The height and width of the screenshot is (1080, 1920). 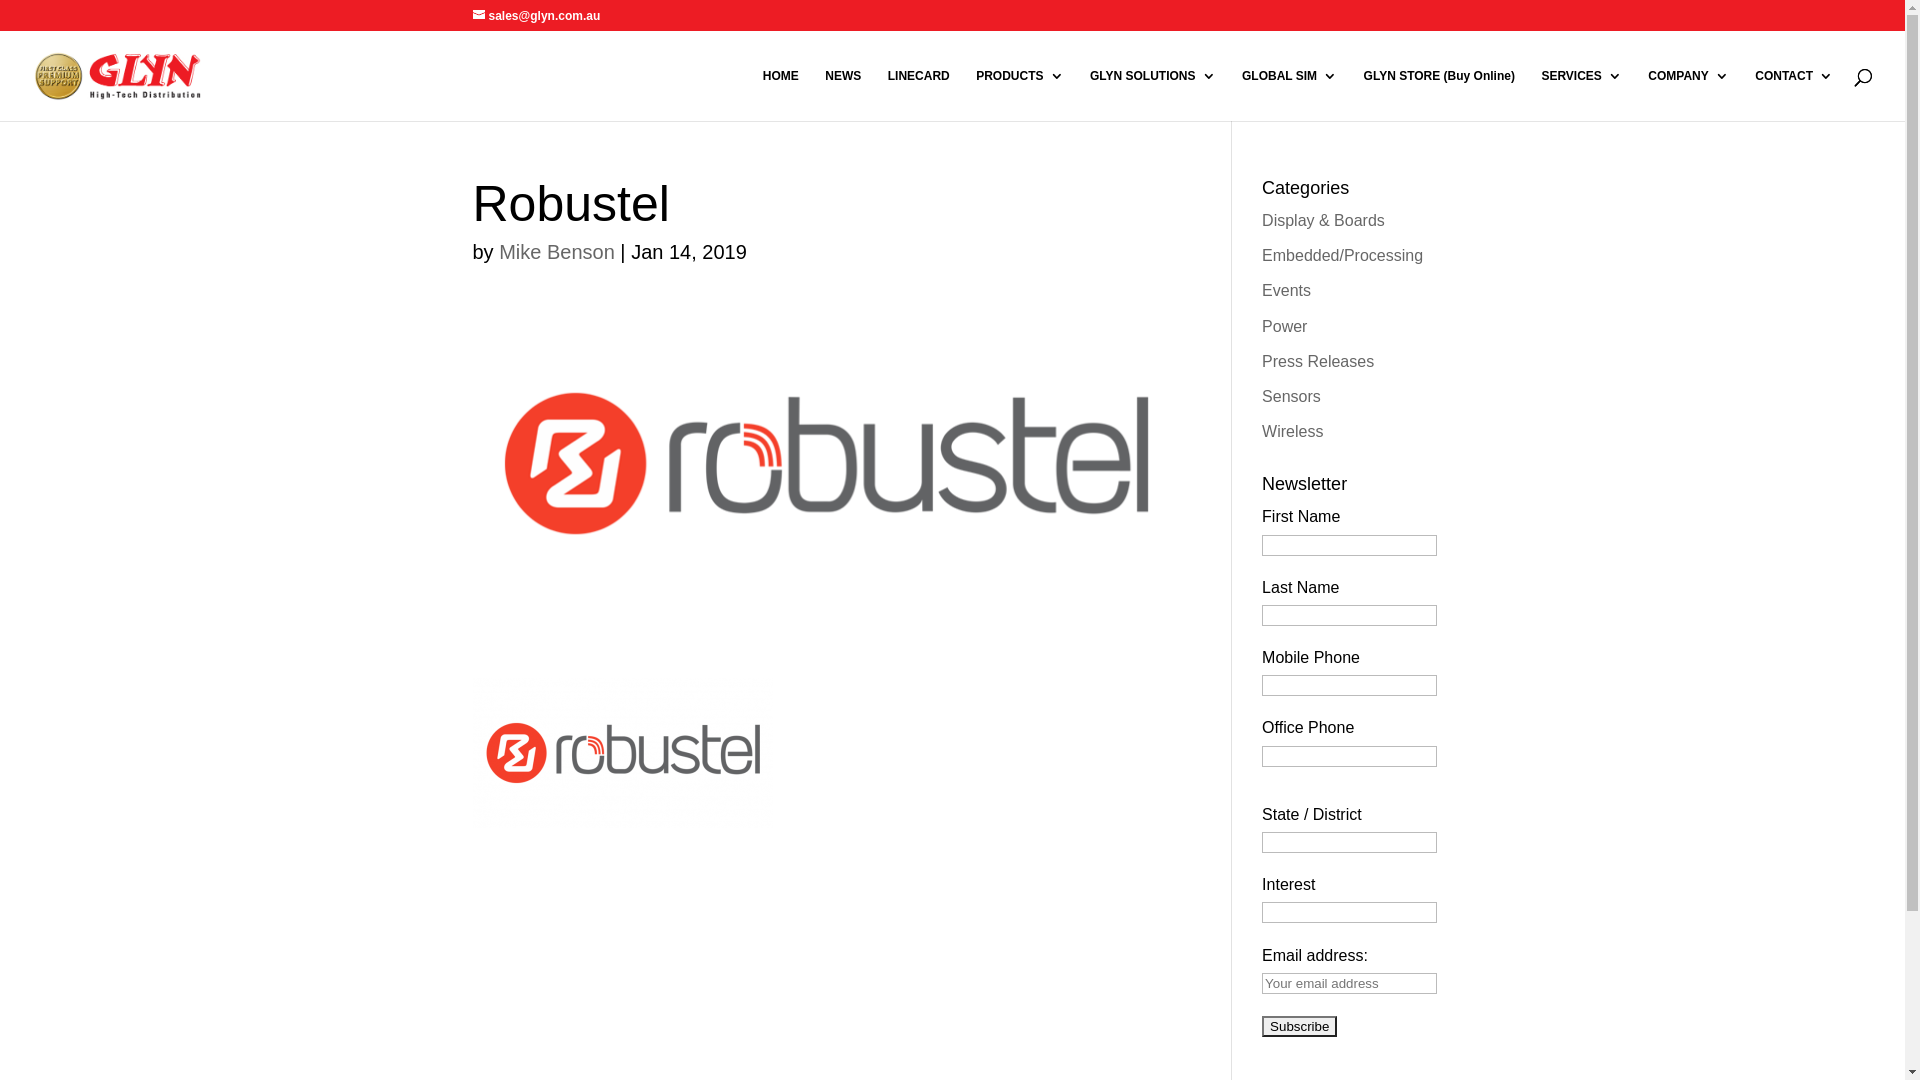 What do you see at coordinates (917, 95) in the screenshot?
I see `'LINECARD'` at bounding box center [917, 95].